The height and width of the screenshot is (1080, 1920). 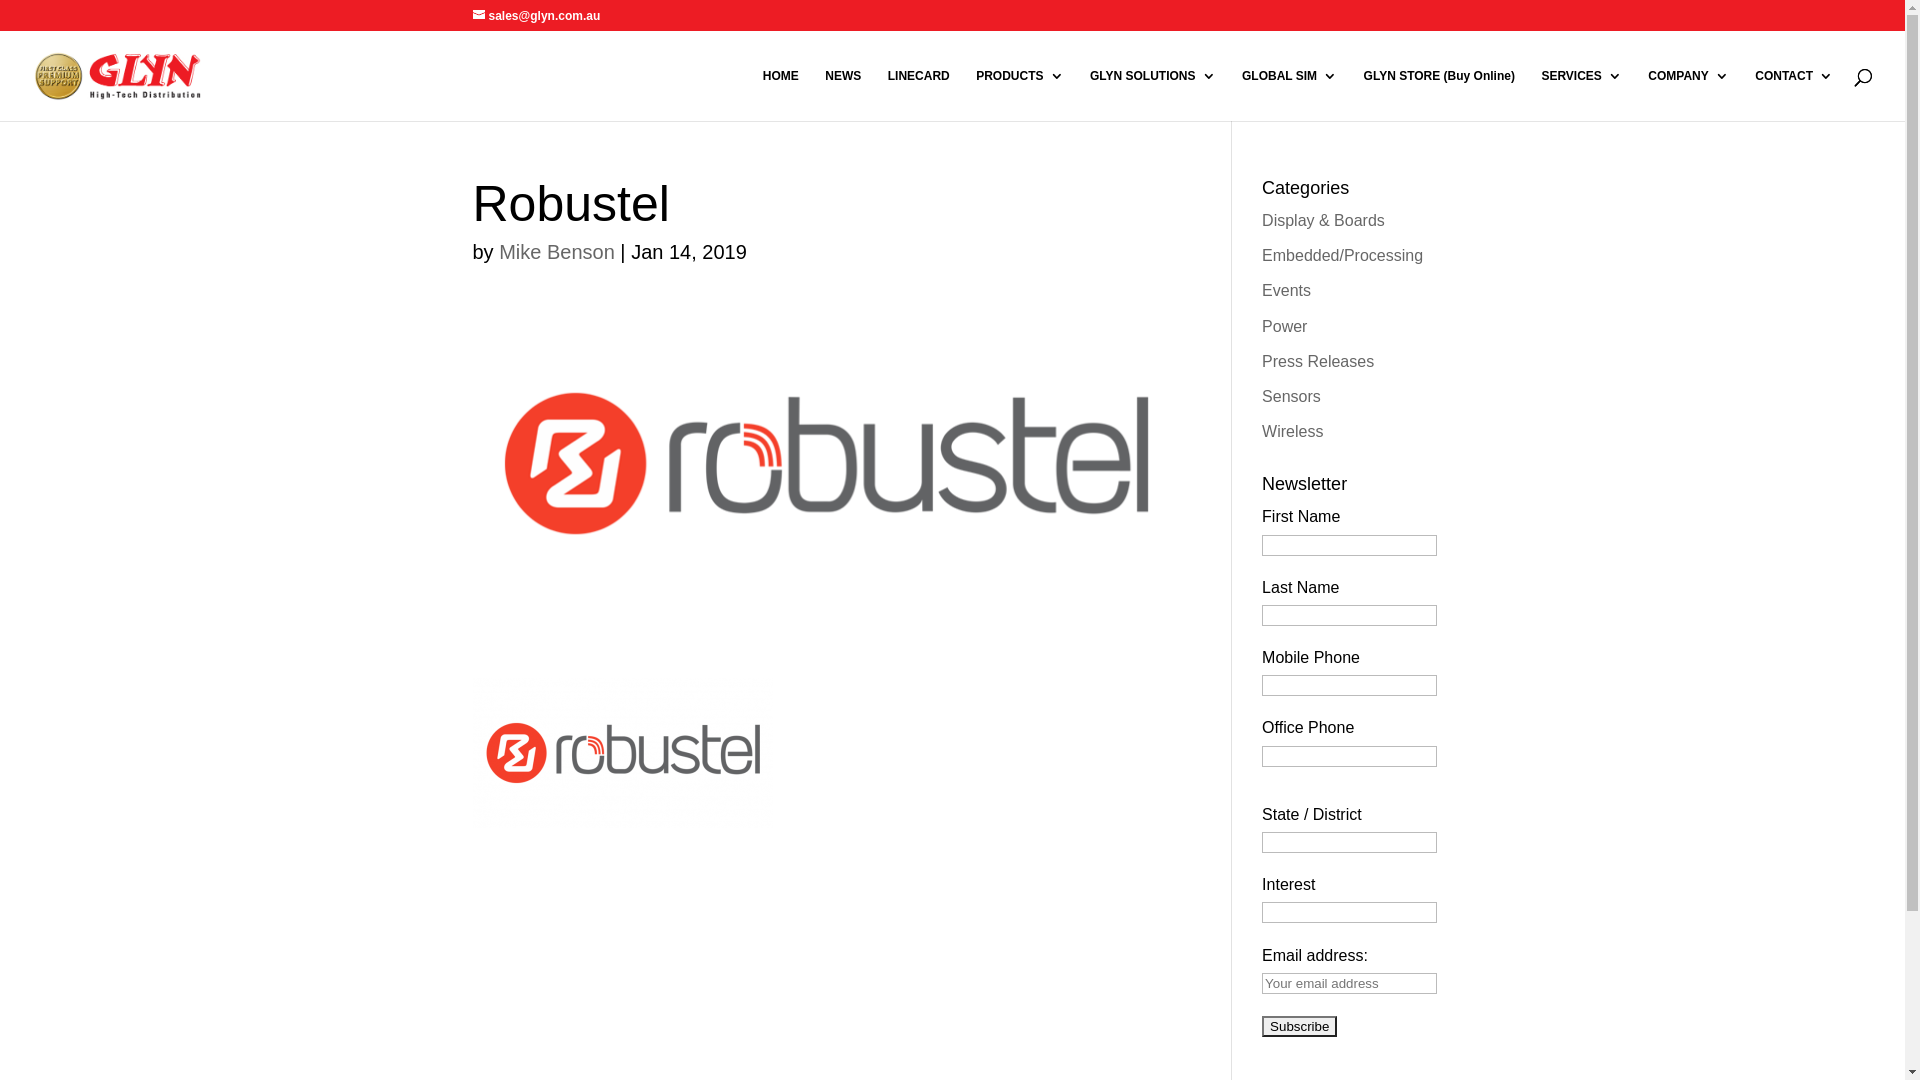 What do you see at coordinates (917, 95) in the screenshot?
I see `'LINECARD'` at bounding box center [917, 95].